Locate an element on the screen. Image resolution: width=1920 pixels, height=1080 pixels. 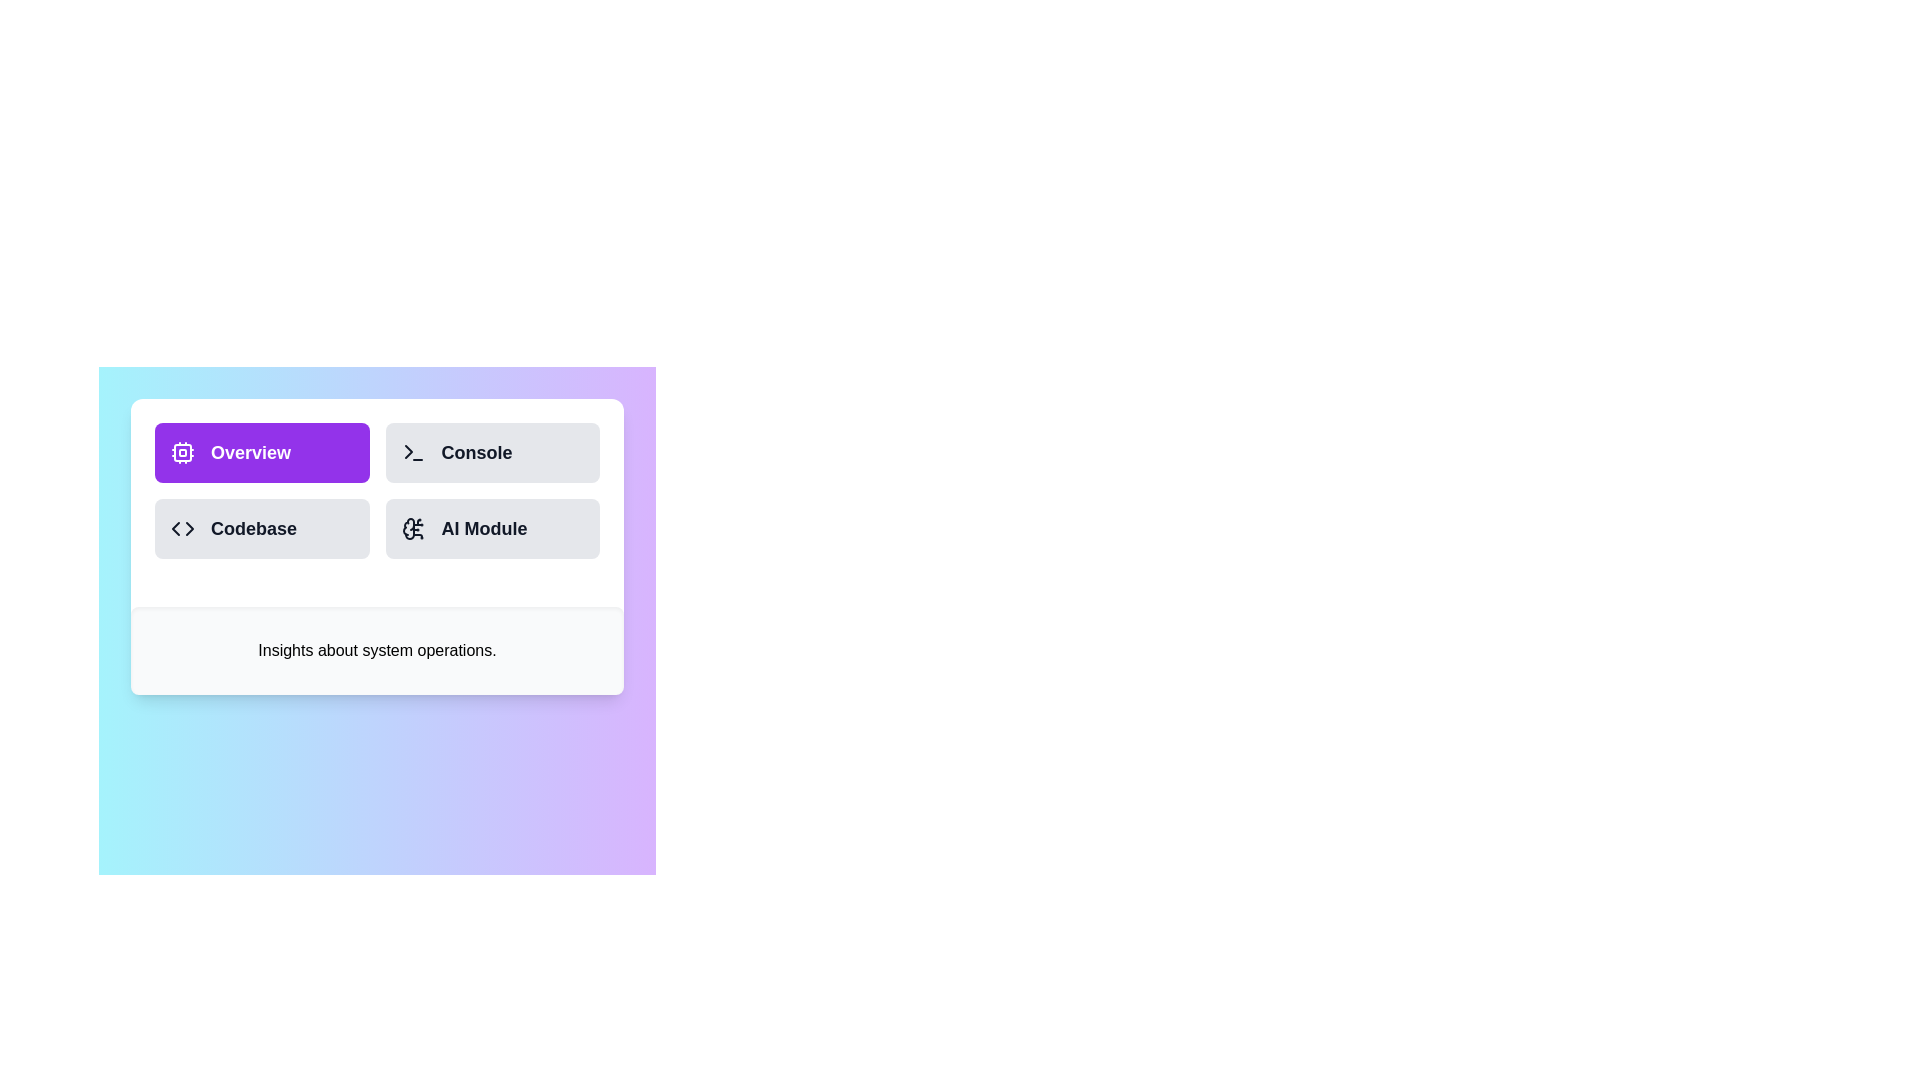
the Console menu button to observe its transition animation is located at coordinates (492, 452).